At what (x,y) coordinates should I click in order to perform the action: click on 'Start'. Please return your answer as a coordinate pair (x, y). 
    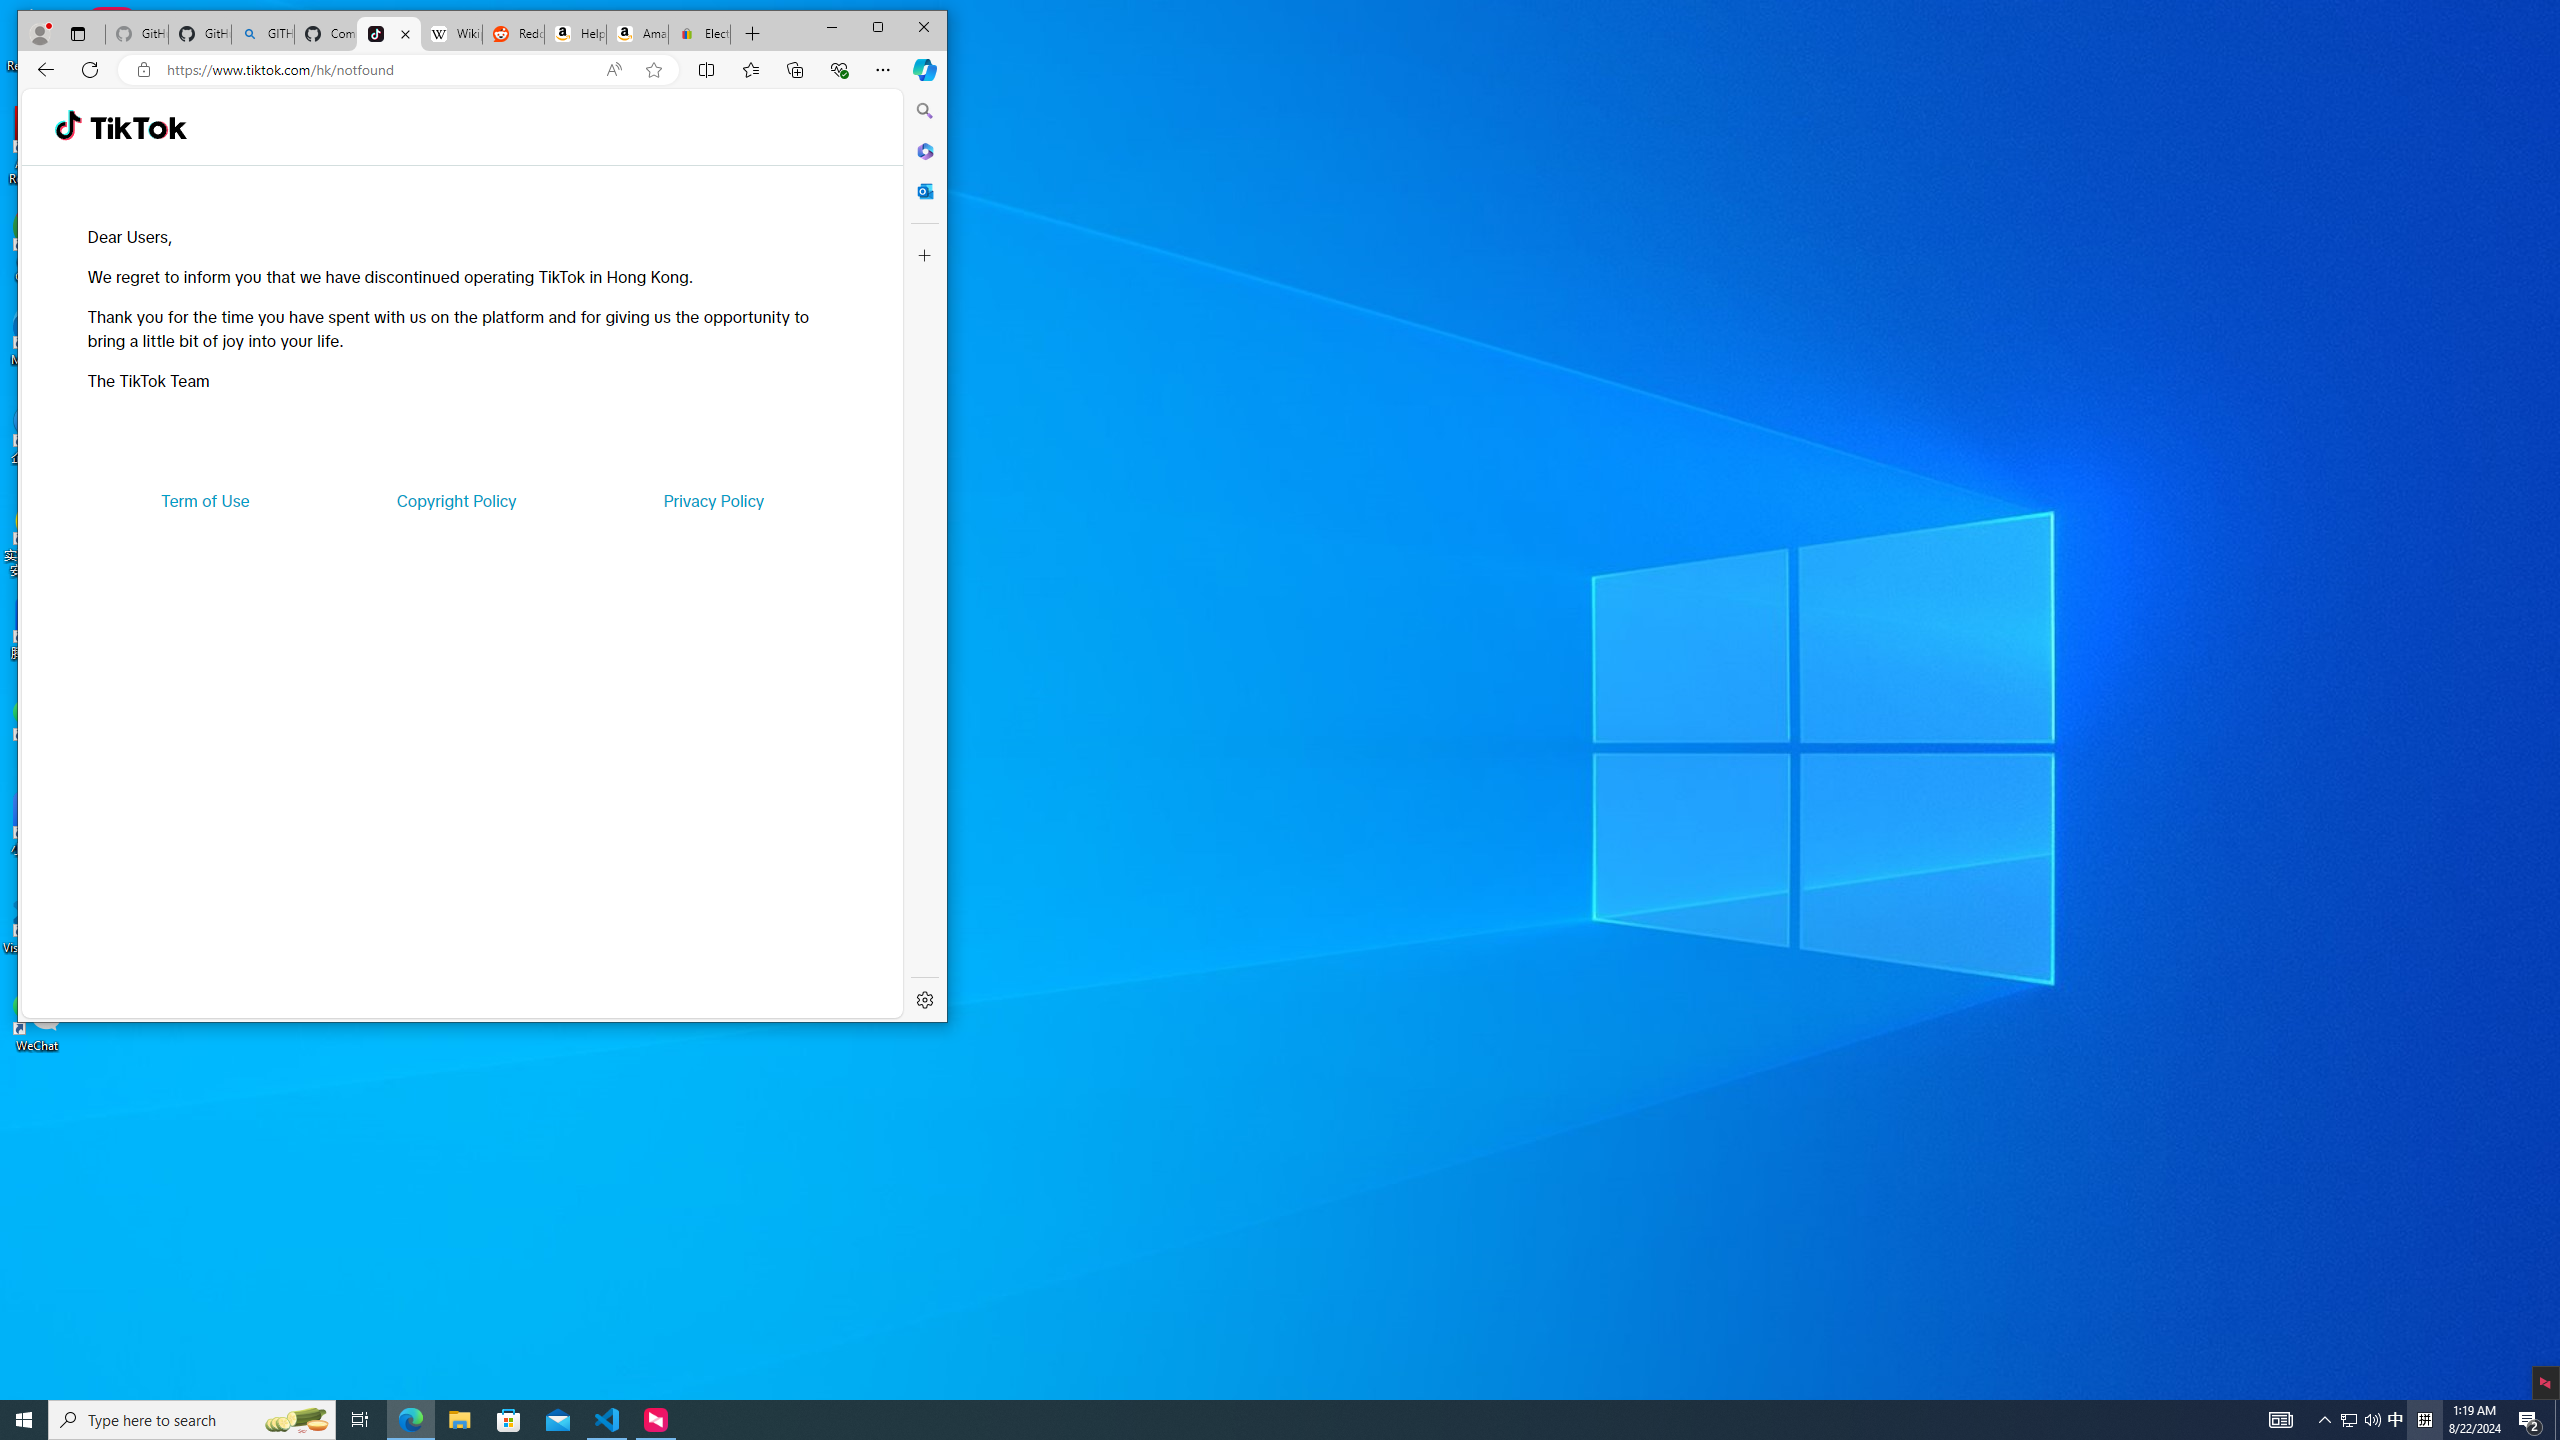
    Looking at the image, I should click on (24, 1418).